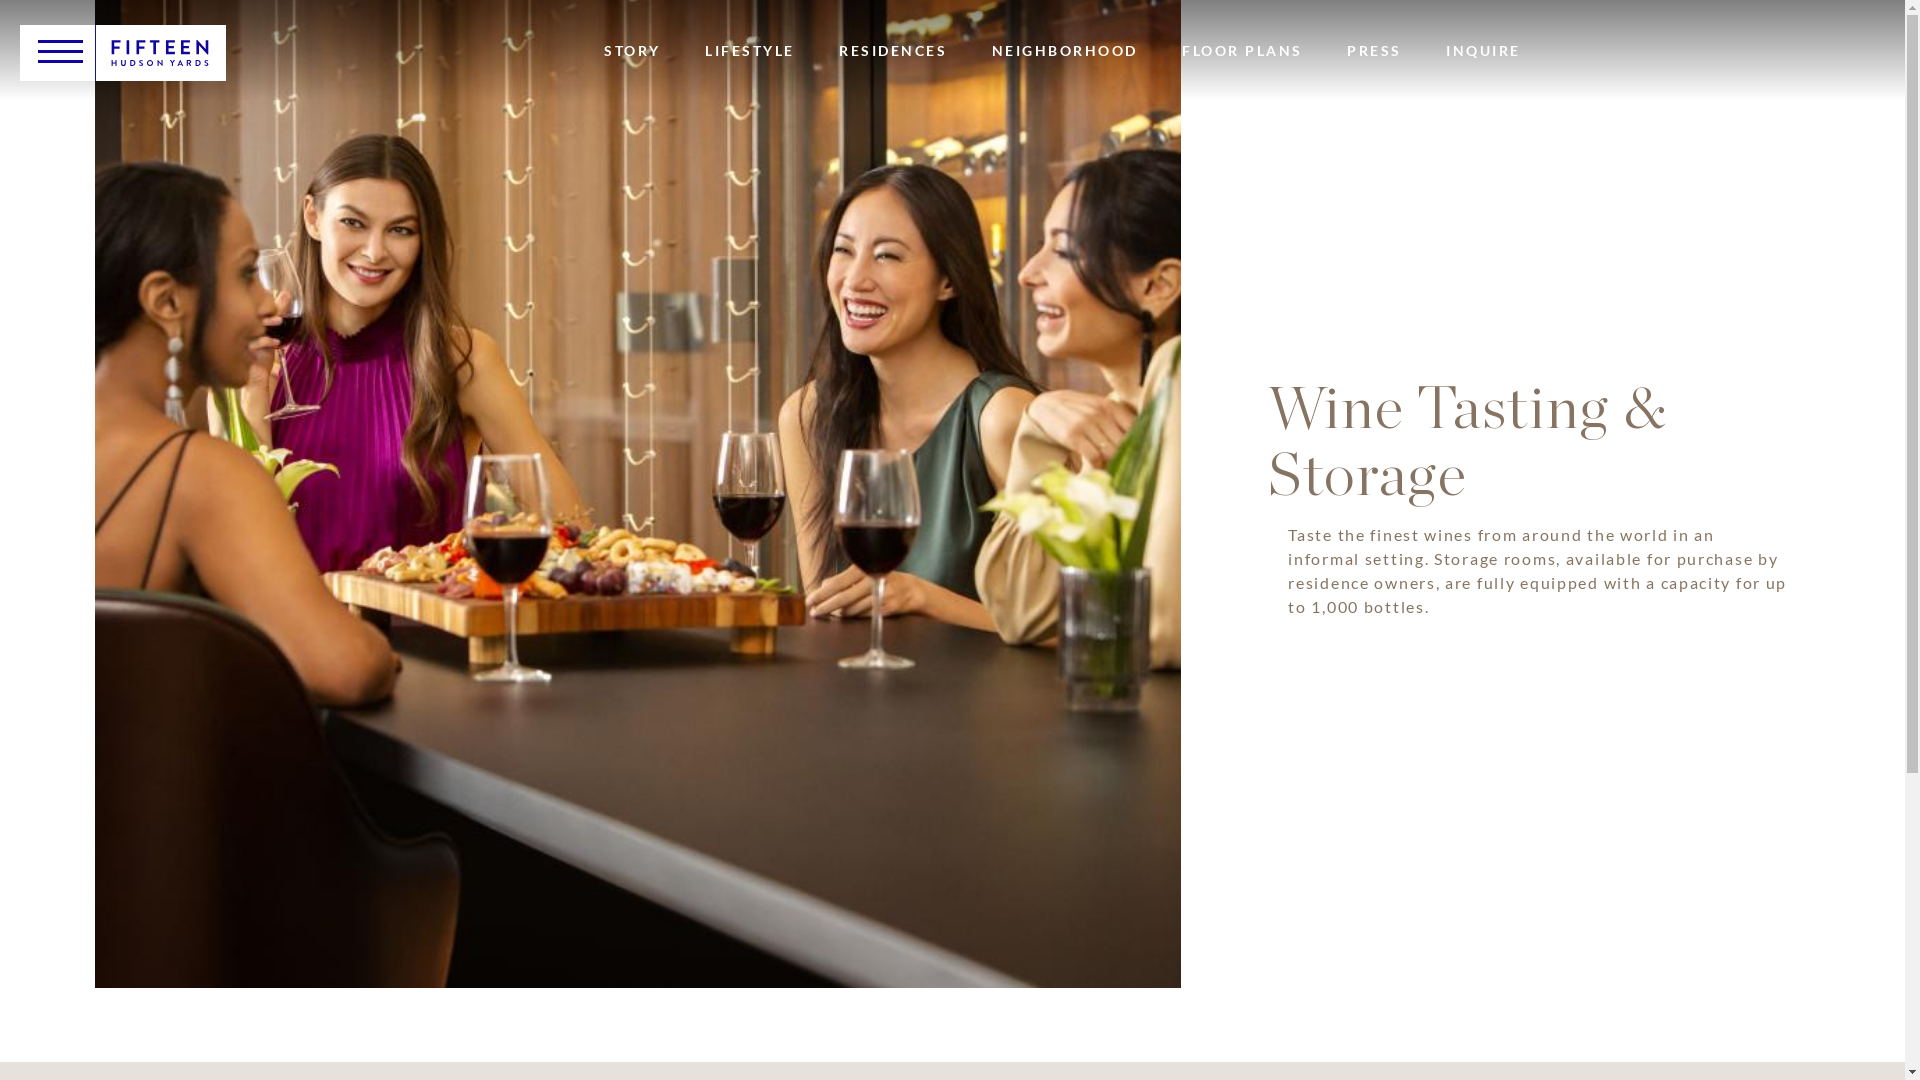 This screenshot has width=1920, height=1080. Describe the element at coordinates (603, 49) in the screenshot. I see `'STORY'` at that location.